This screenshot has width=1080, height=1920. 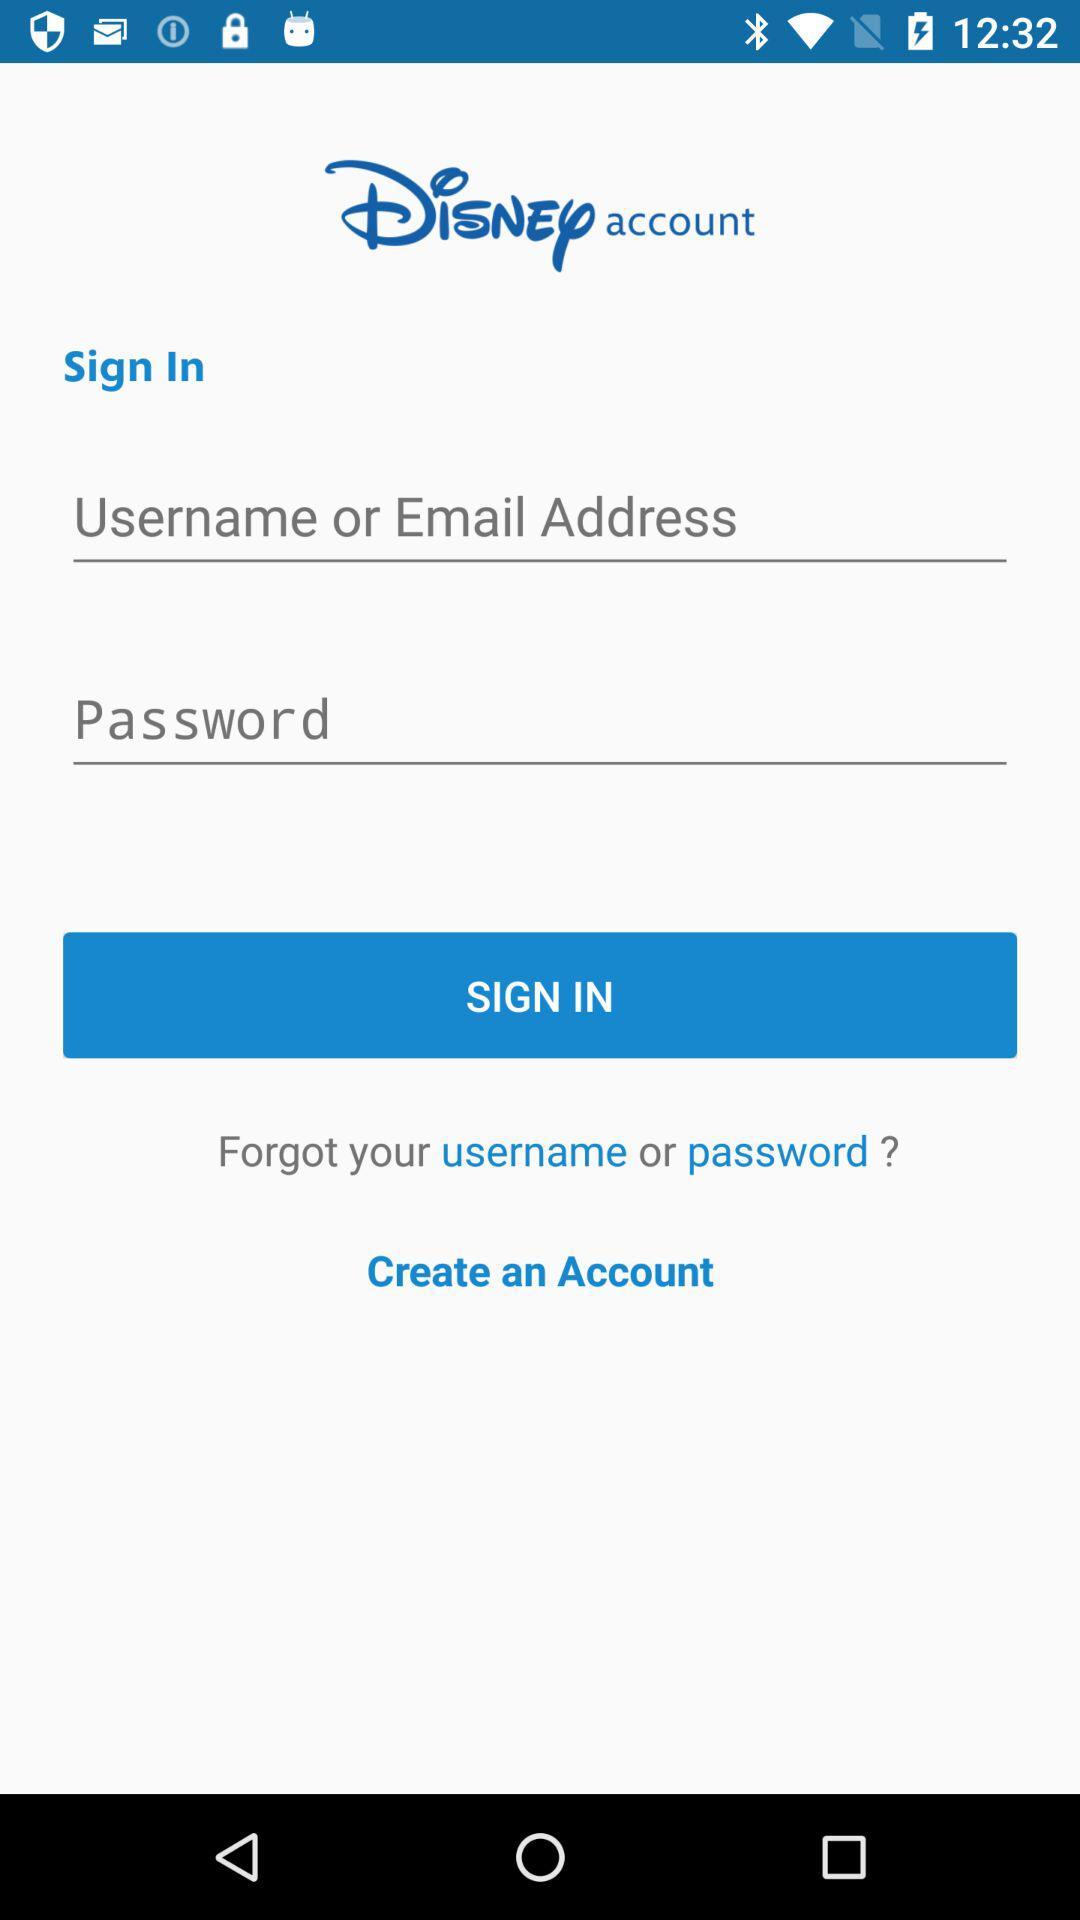 What do you see at coordinates (538, 1149) in the screenshot?
I see `the item next to the or item` at bounding box center [538, 1149].